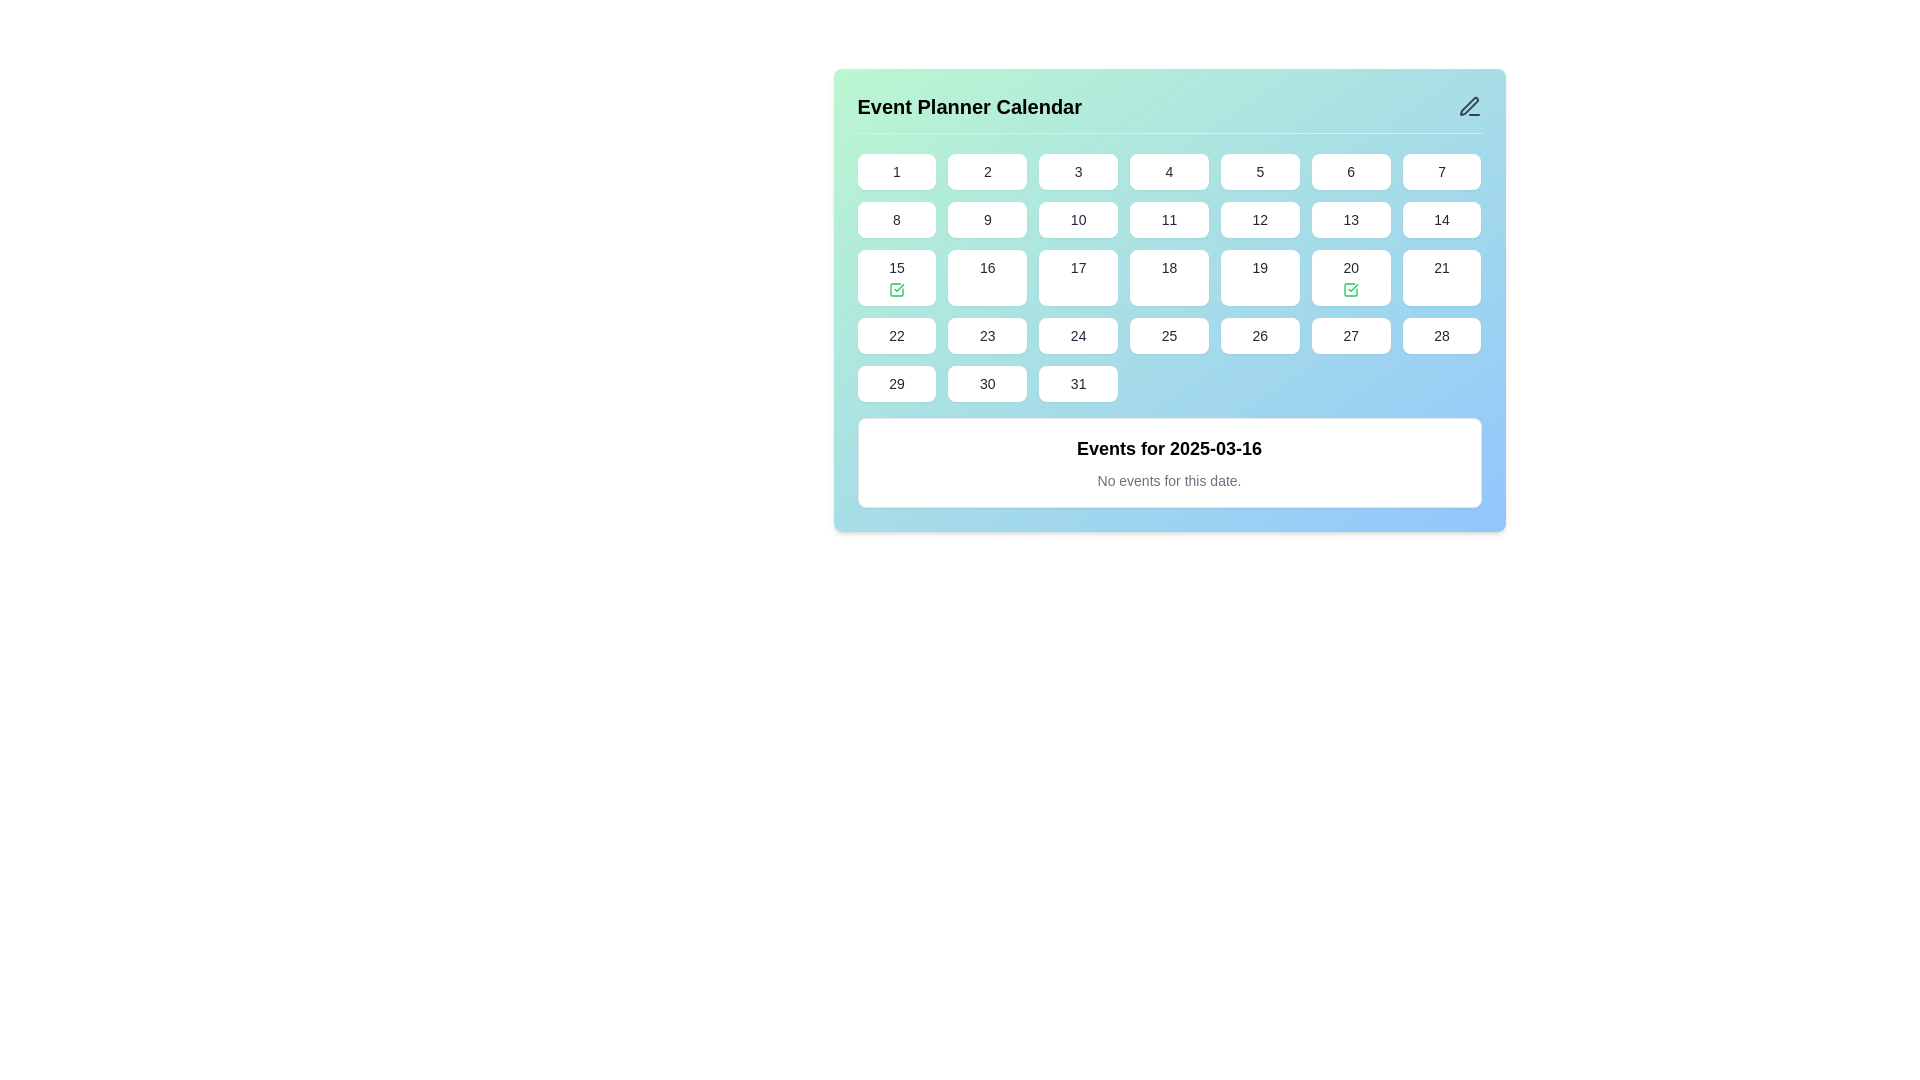 Image resolution: width=1920 pixels, height=1080 pixels. What do you see at coordinates (895, 171) in the screenshot?
I see `the first button labeled '1' in the grid layout under 'Event Planner Calendar', which has a white background and gray text` at bounding box center [895, 171].